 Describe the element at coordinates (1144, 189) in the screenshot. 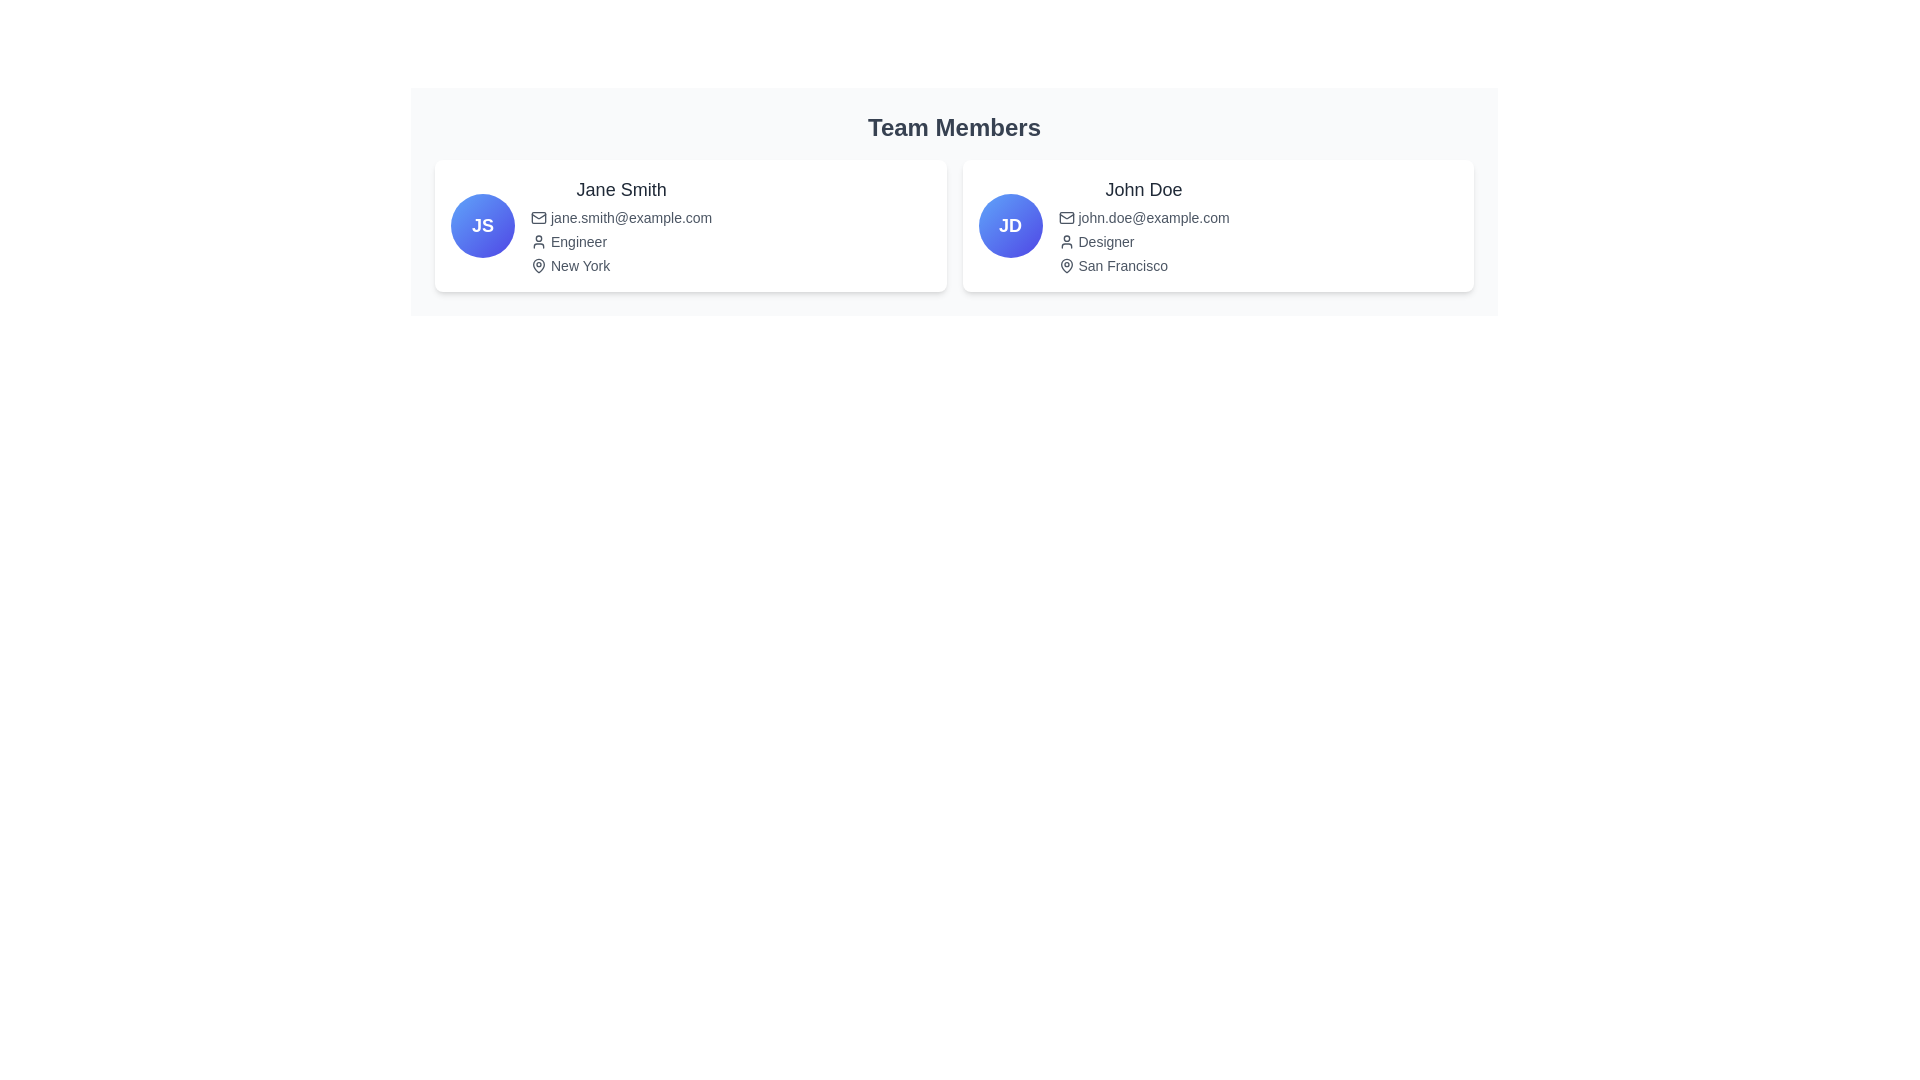

I see `the text label indicating the name of the individual in the right card under the 'Team Members' header` at that location.